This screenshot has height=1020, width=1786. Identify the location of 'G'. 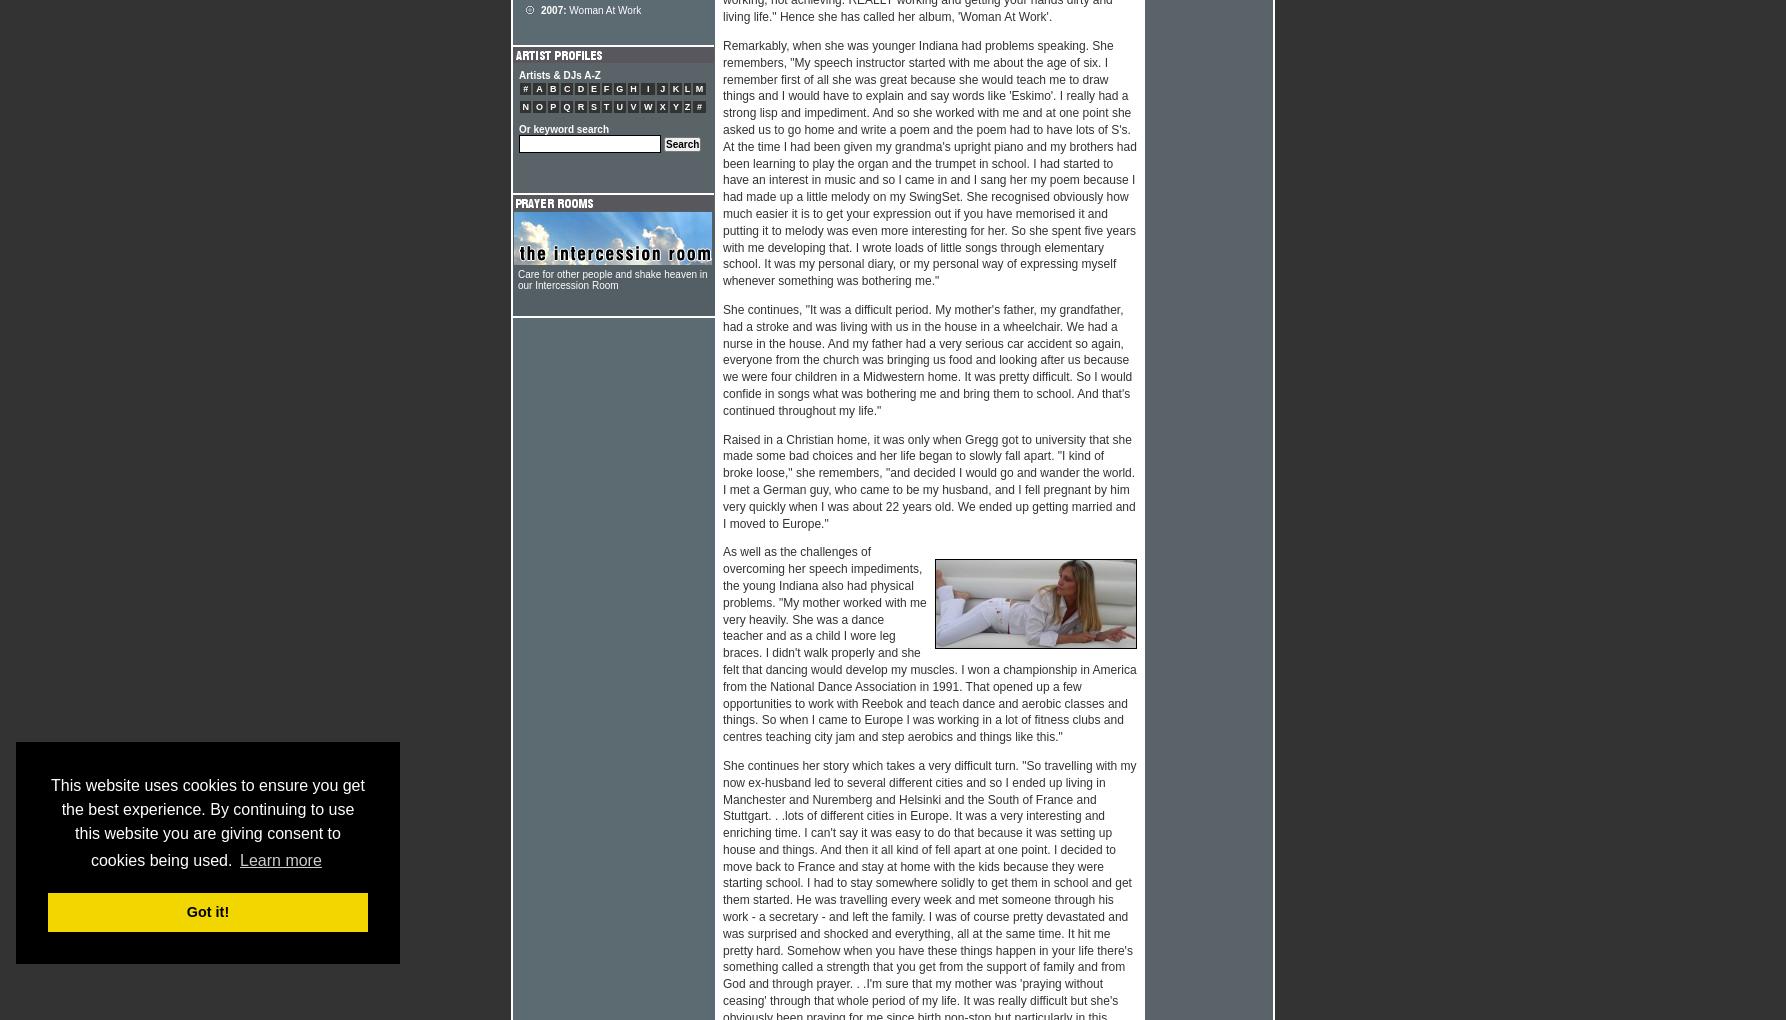
(619, 88).